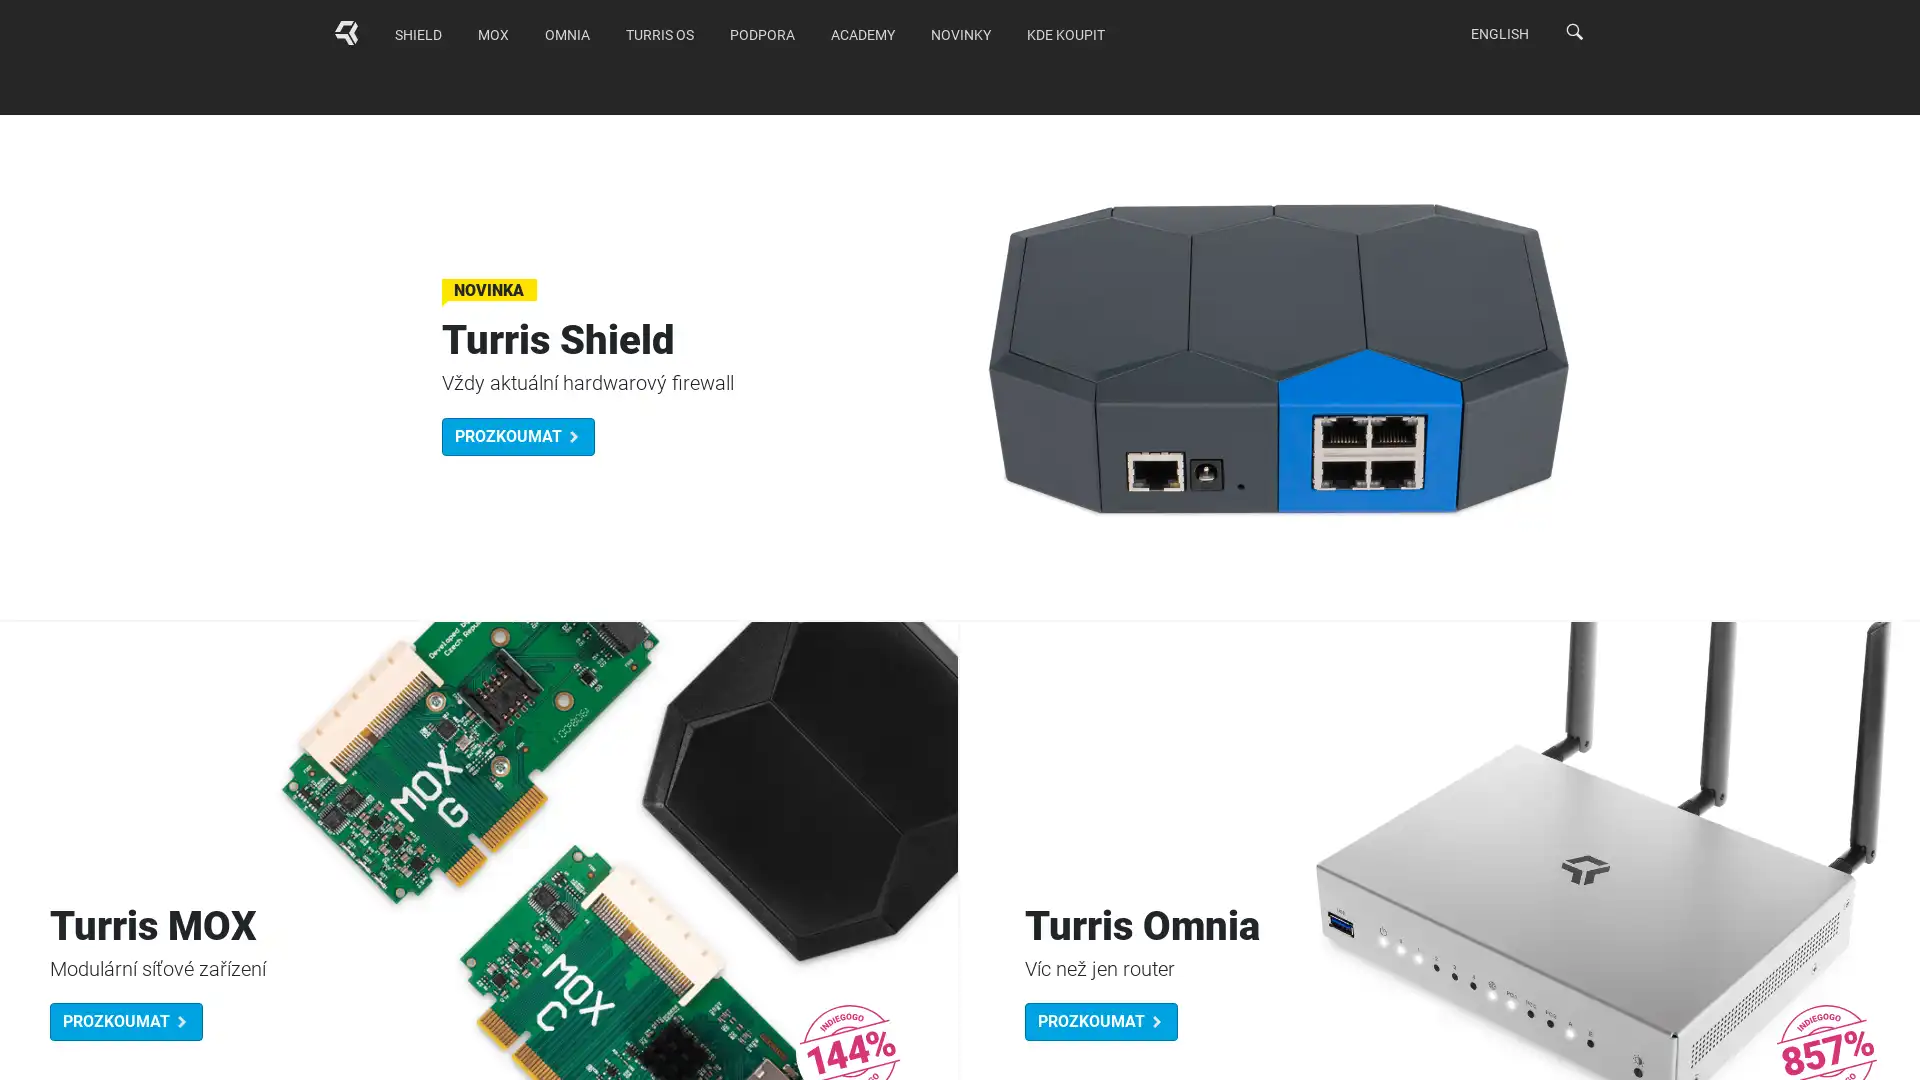 This screenshot has height=1080, width=1920. Describe the element at coordinates (1573, 31) in the screenshot. I see `Search icon` at that location.